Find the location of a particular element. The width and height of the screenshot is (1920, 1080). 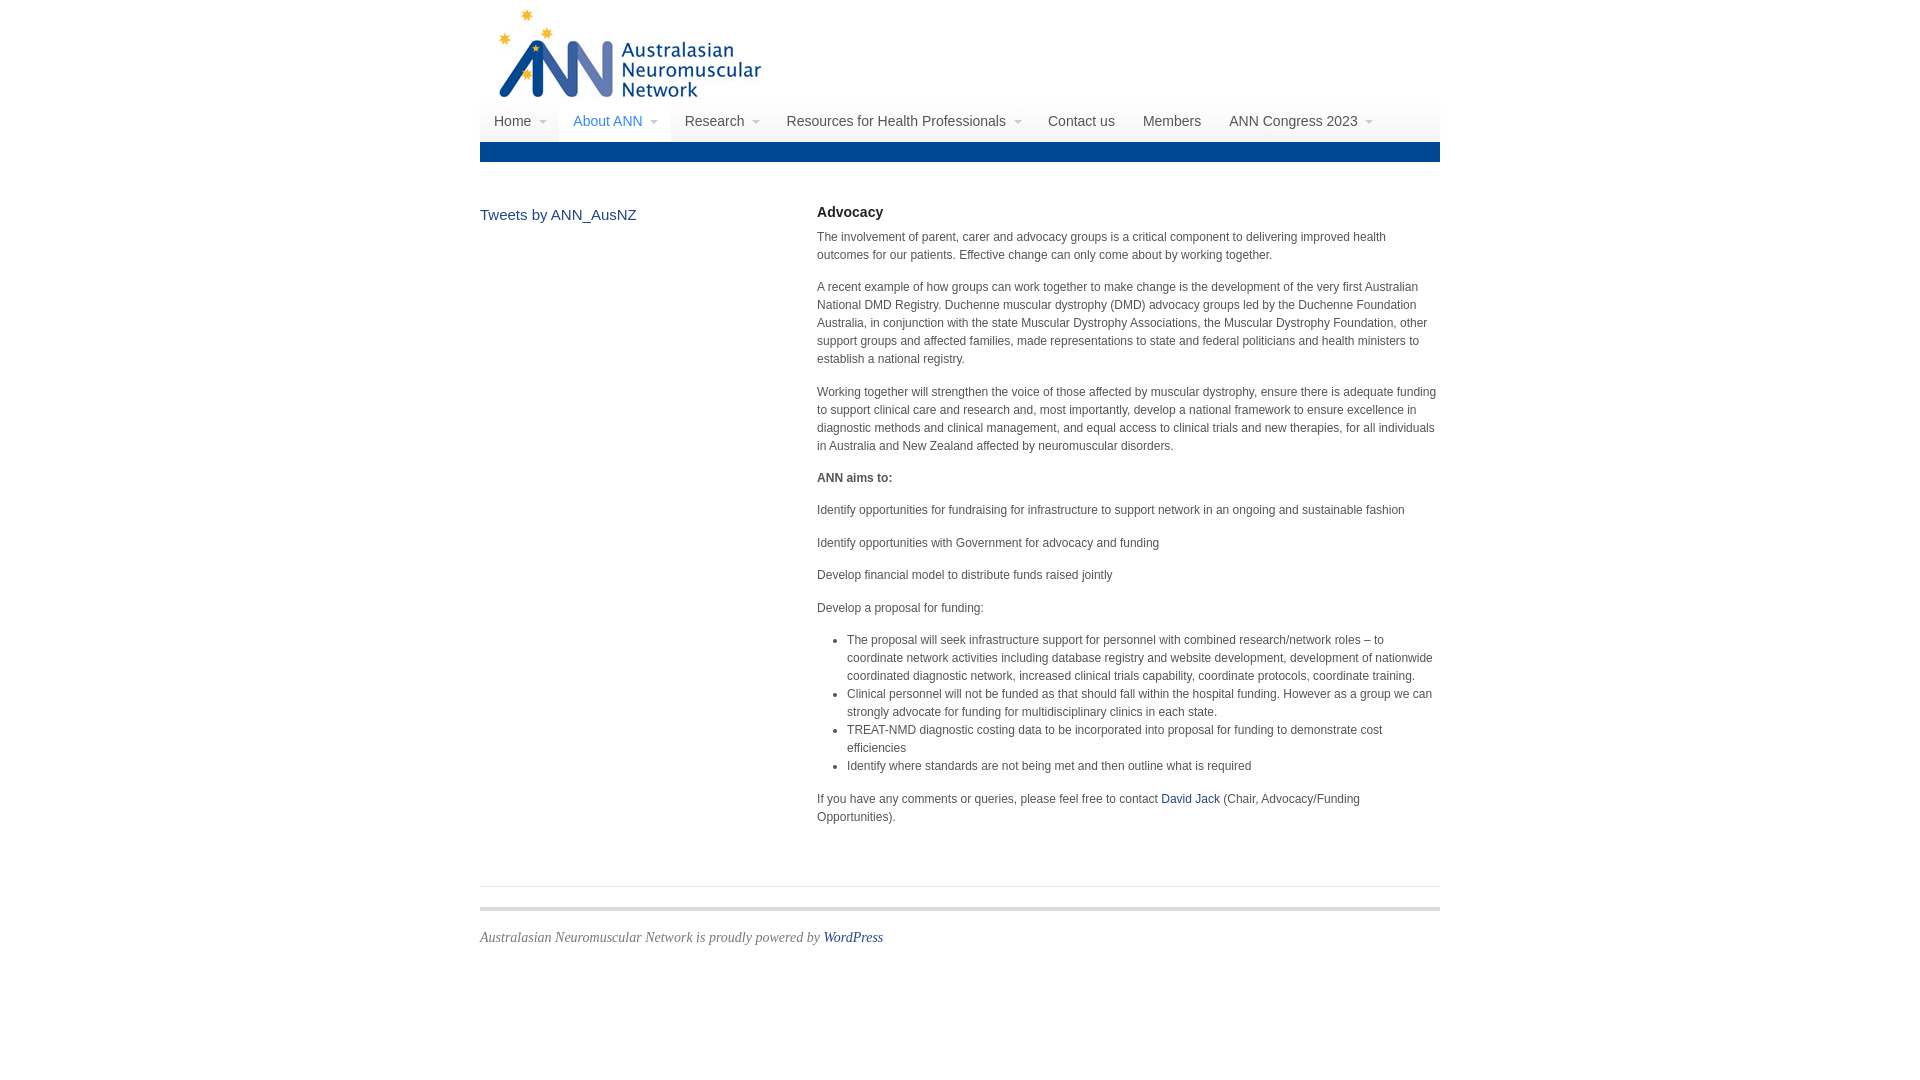

'Home' is located at coordinates (519, 120).